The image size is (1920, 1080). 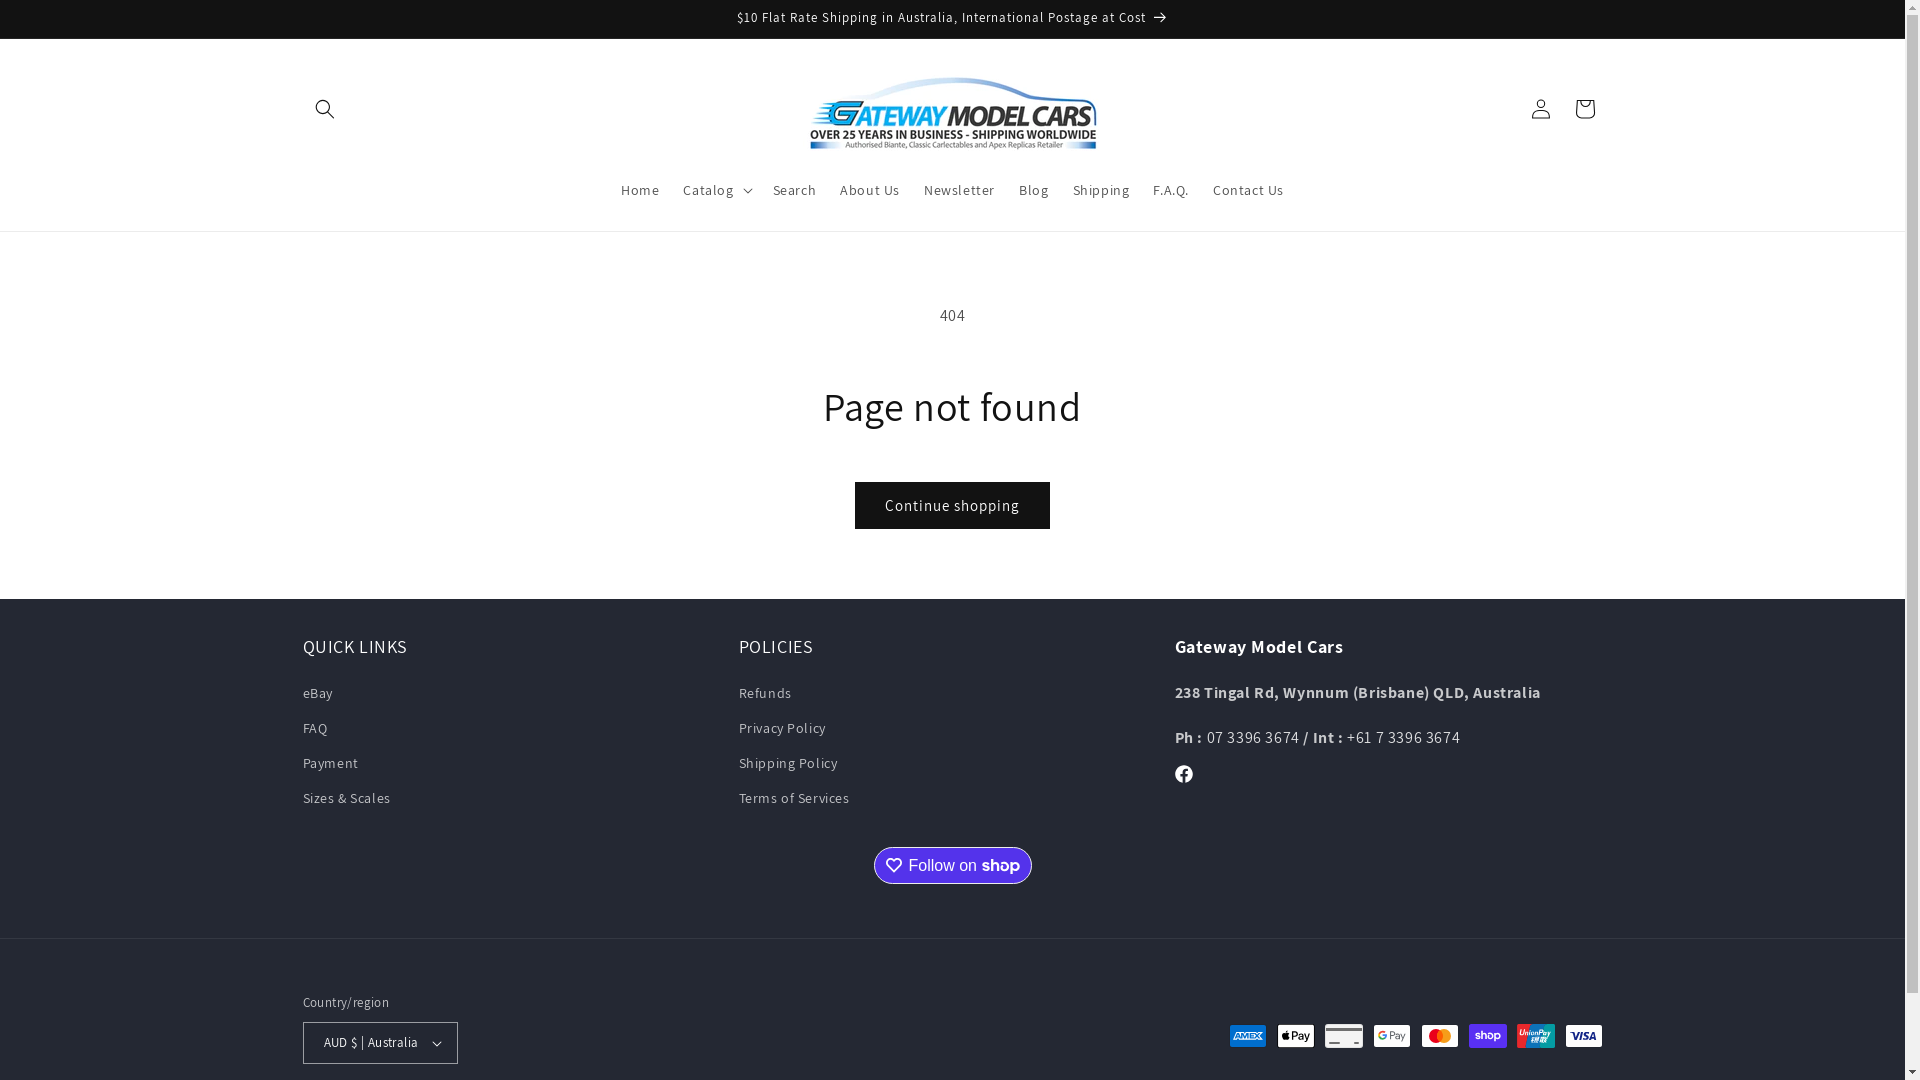 What do you see at coordinates (301, 797) in the screenshot?
I see `'Sizes & Scales'` at bounding box center [301, 797].